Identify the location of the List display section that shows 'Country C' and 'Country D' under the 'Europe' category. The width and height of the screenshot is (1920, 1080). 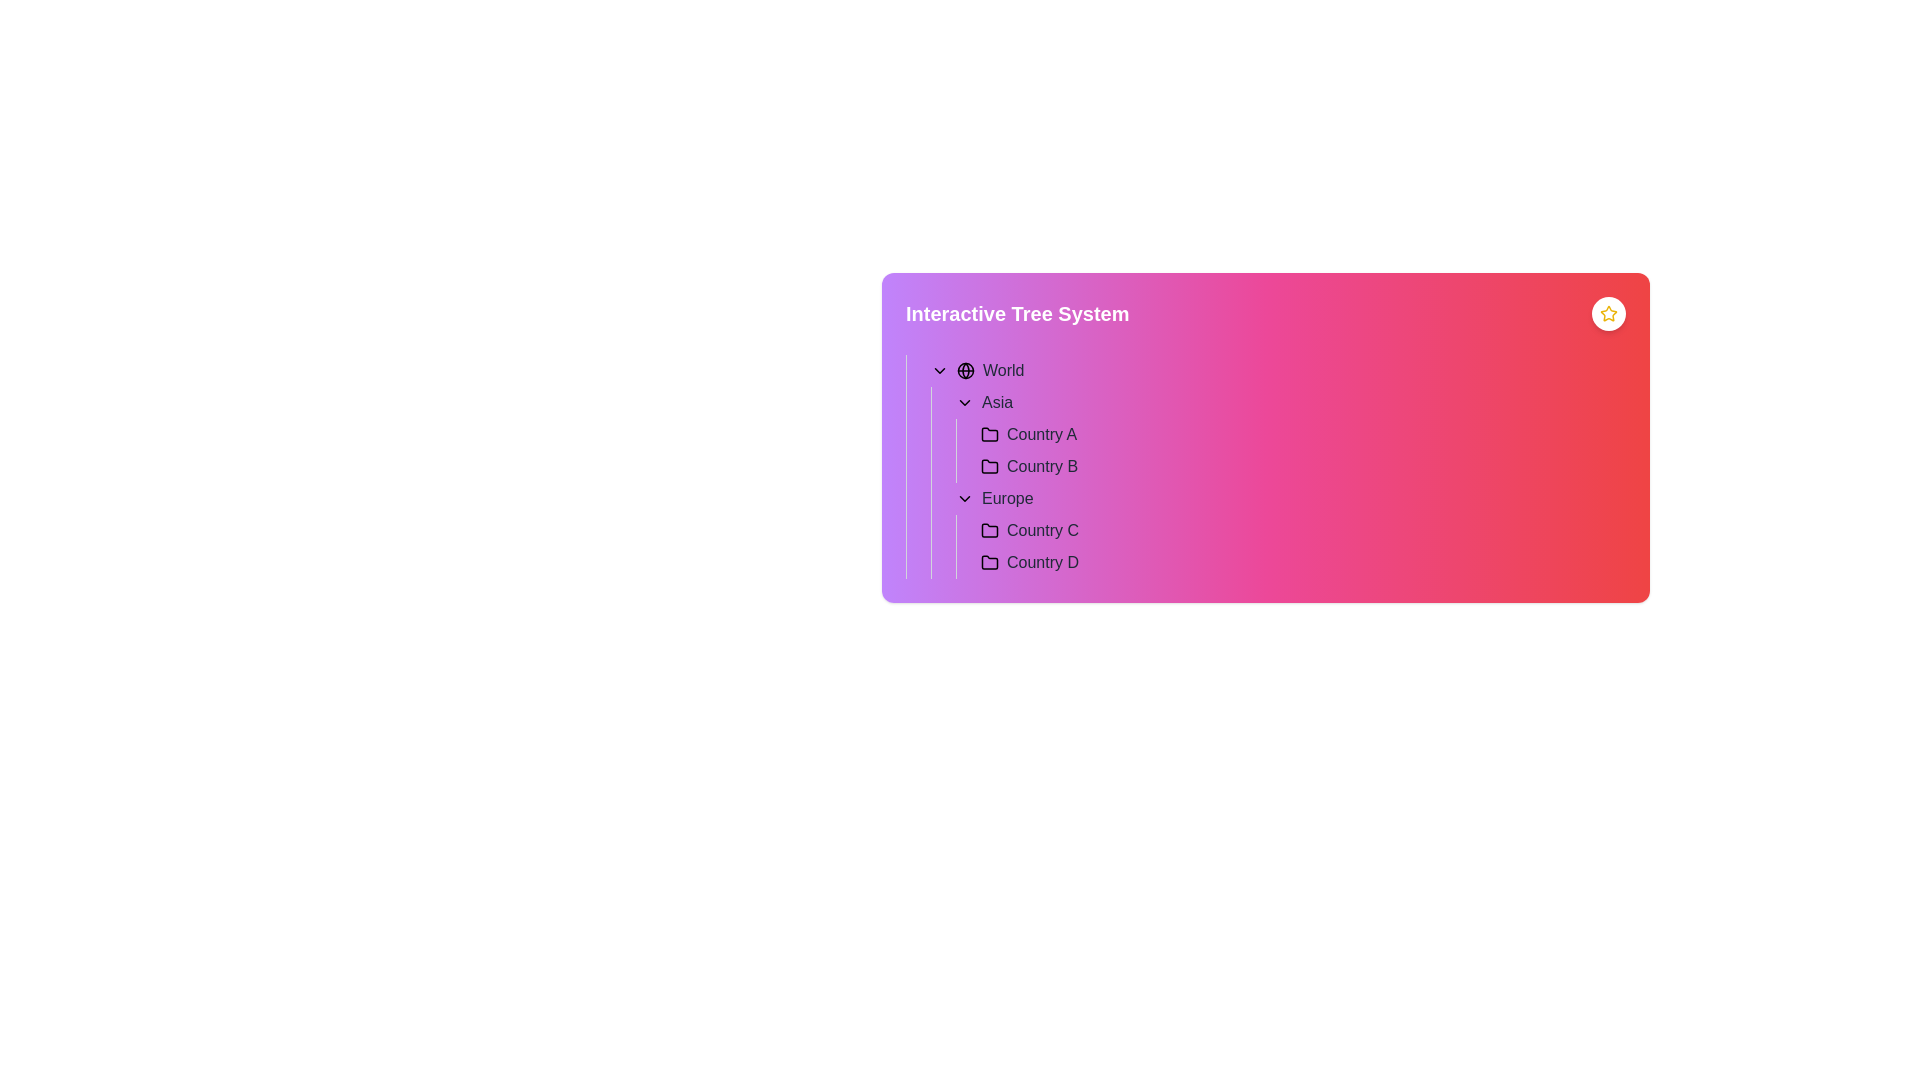
(1291, 547).